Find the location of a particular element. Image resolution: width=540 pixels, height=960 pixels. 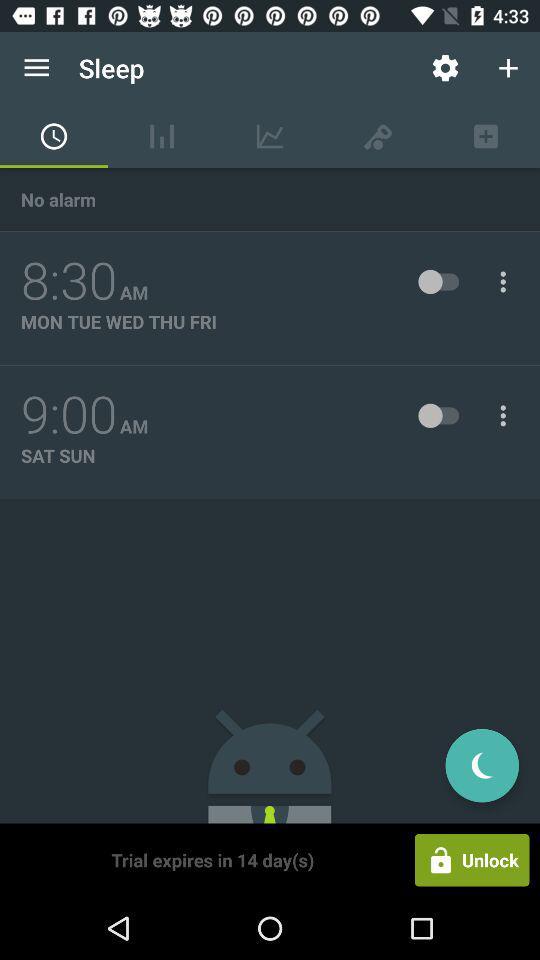

9:00 icon is located at coordinates (68, 414).